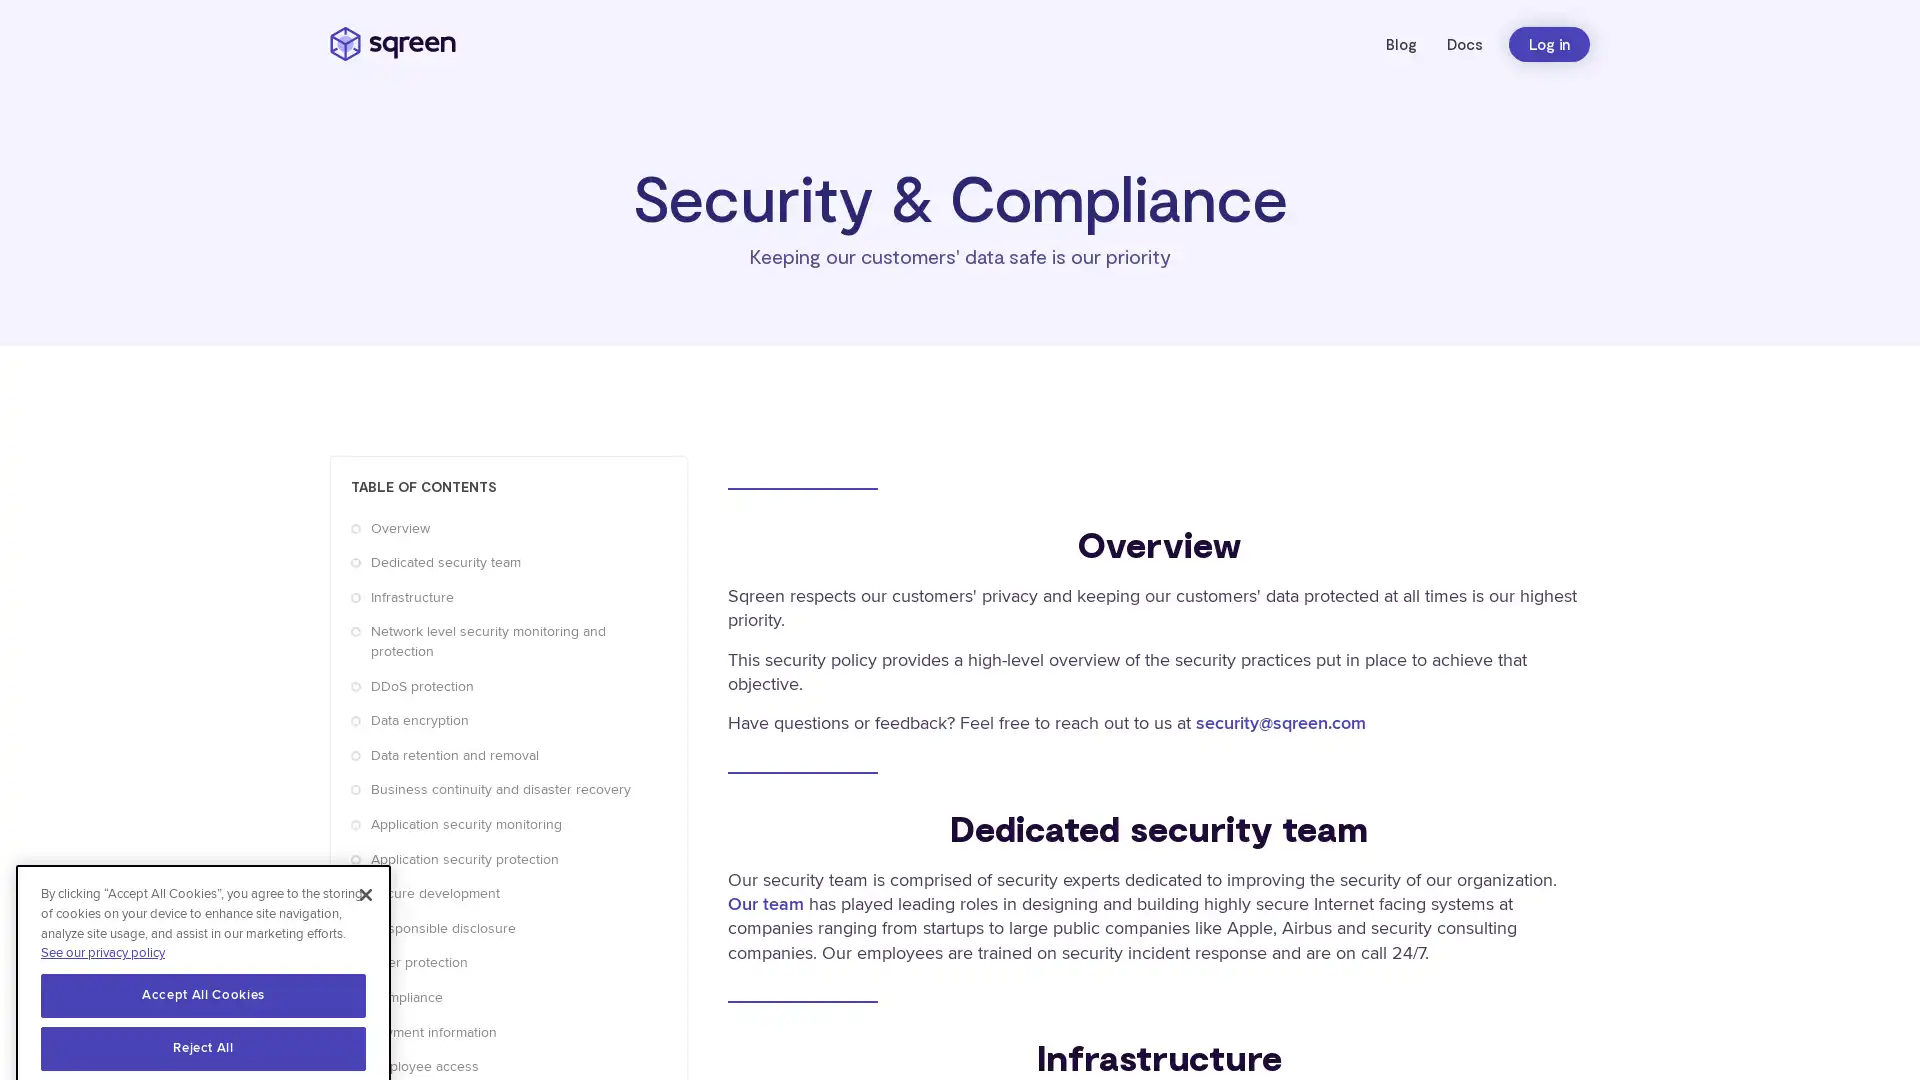 The width and height of the screenshot is (1920, 1080). I want to click on Close, so click(365, 851).